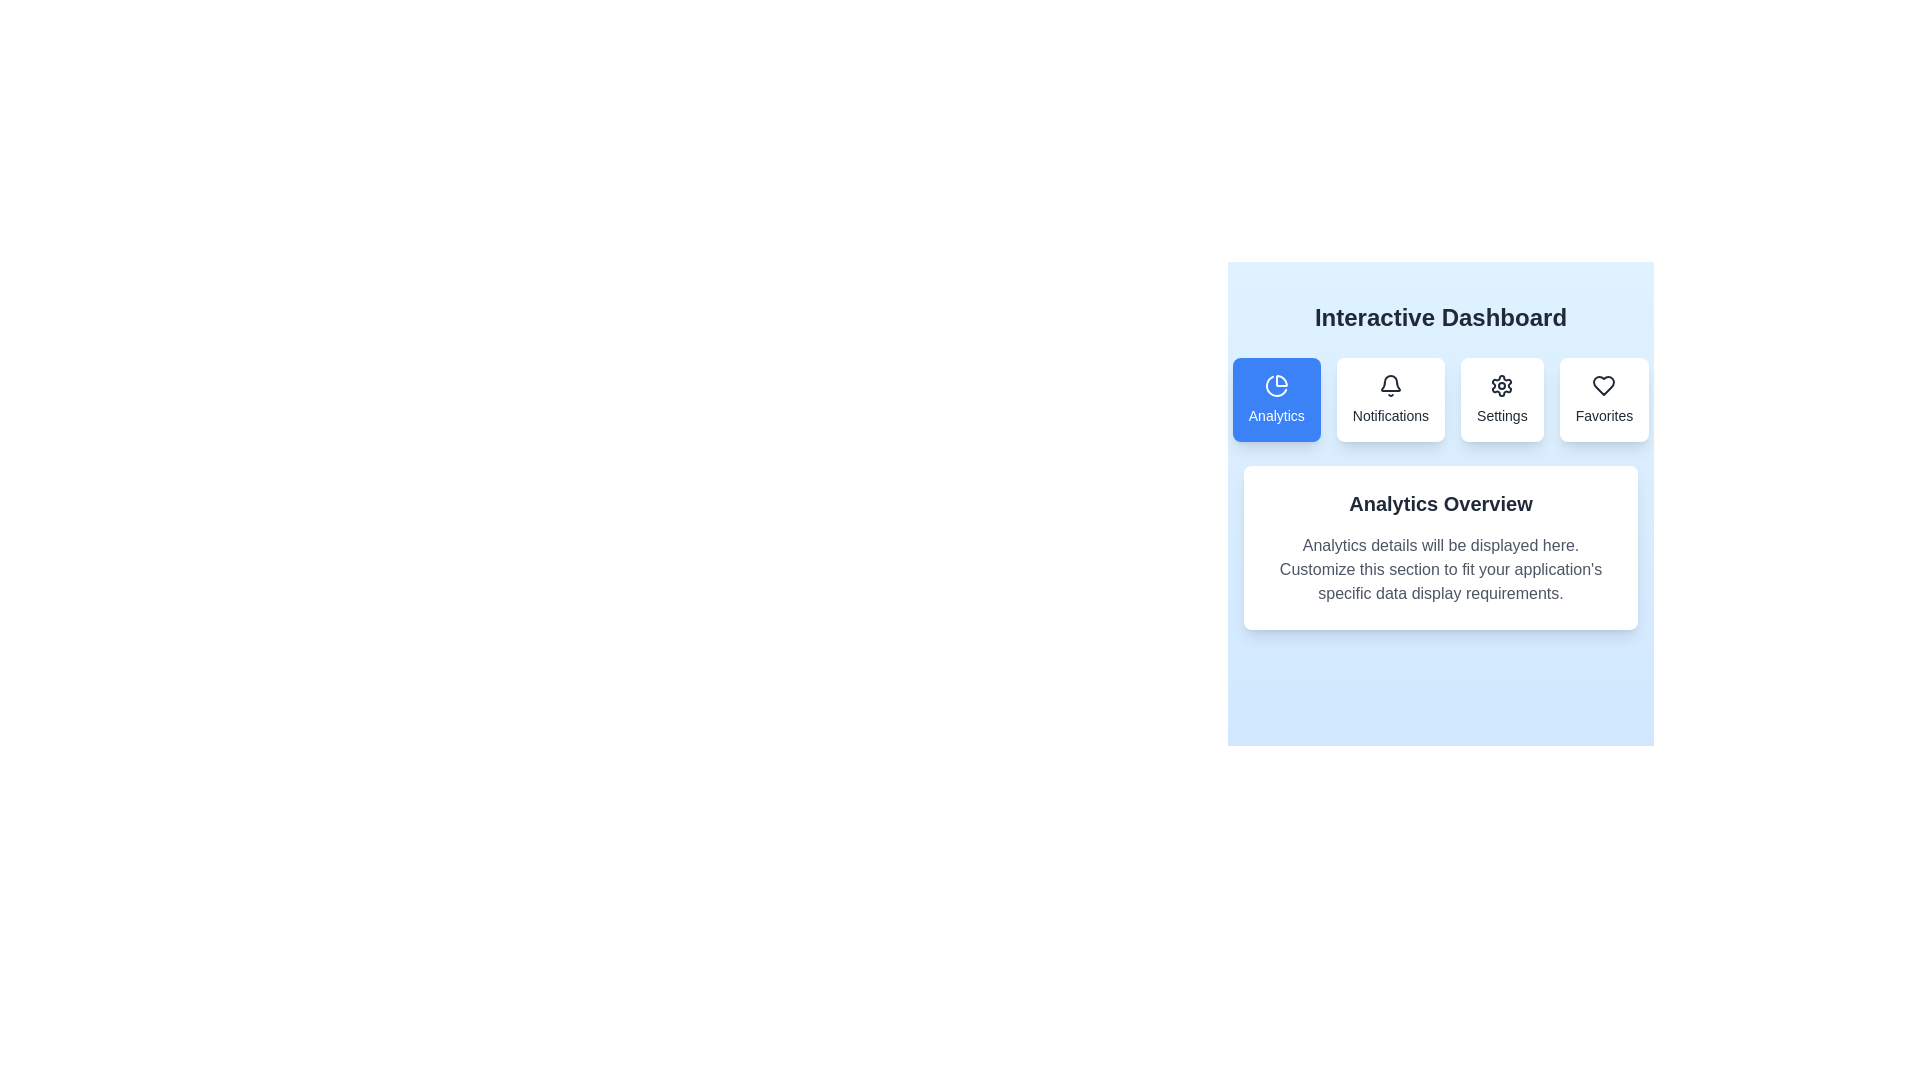 This screenshot has height=1080, width=1920. I want to click on the gear icon representing the settings functionality located at the center-top of the 'Settings' button in the Interactive Dashboard interface, so click(1502, 385).